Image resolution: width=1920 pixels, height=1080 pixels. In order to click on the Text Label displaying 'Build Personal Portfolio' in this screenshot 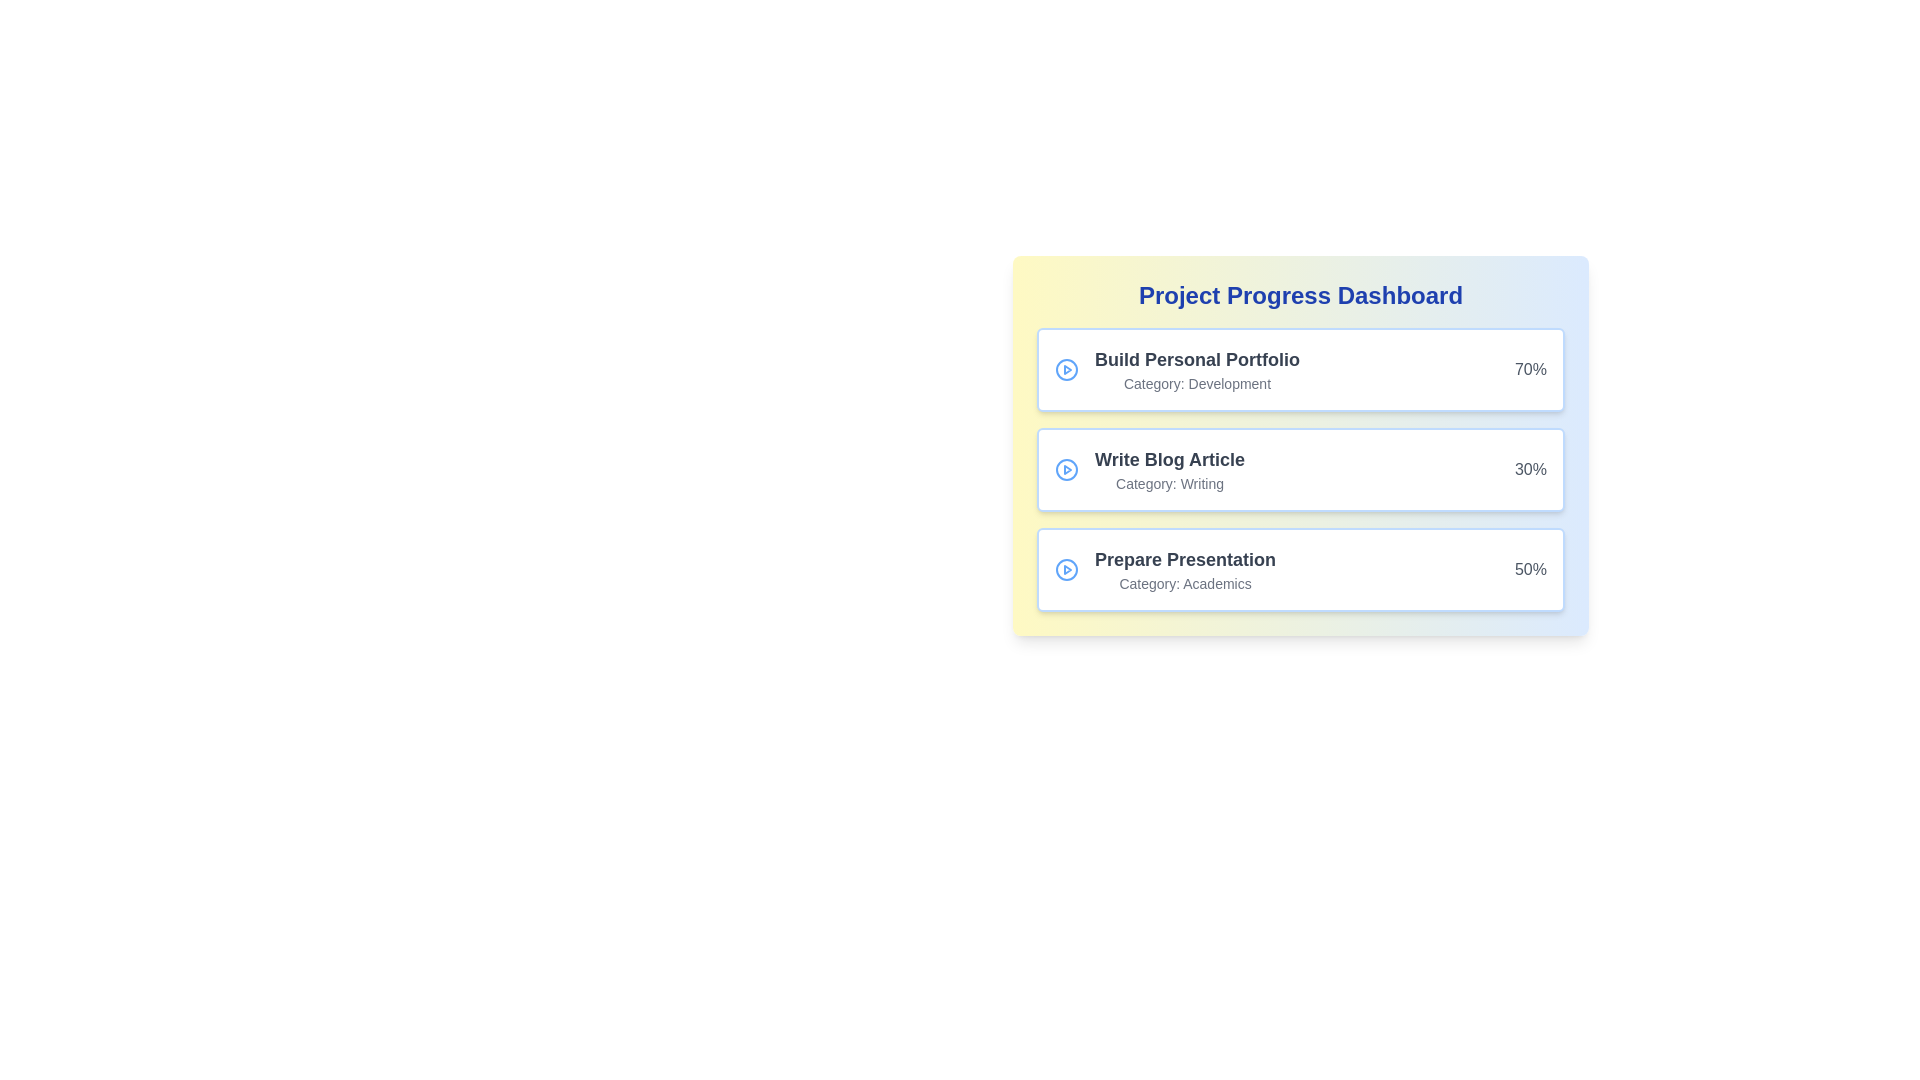, I will do `click(1197, 370)`.